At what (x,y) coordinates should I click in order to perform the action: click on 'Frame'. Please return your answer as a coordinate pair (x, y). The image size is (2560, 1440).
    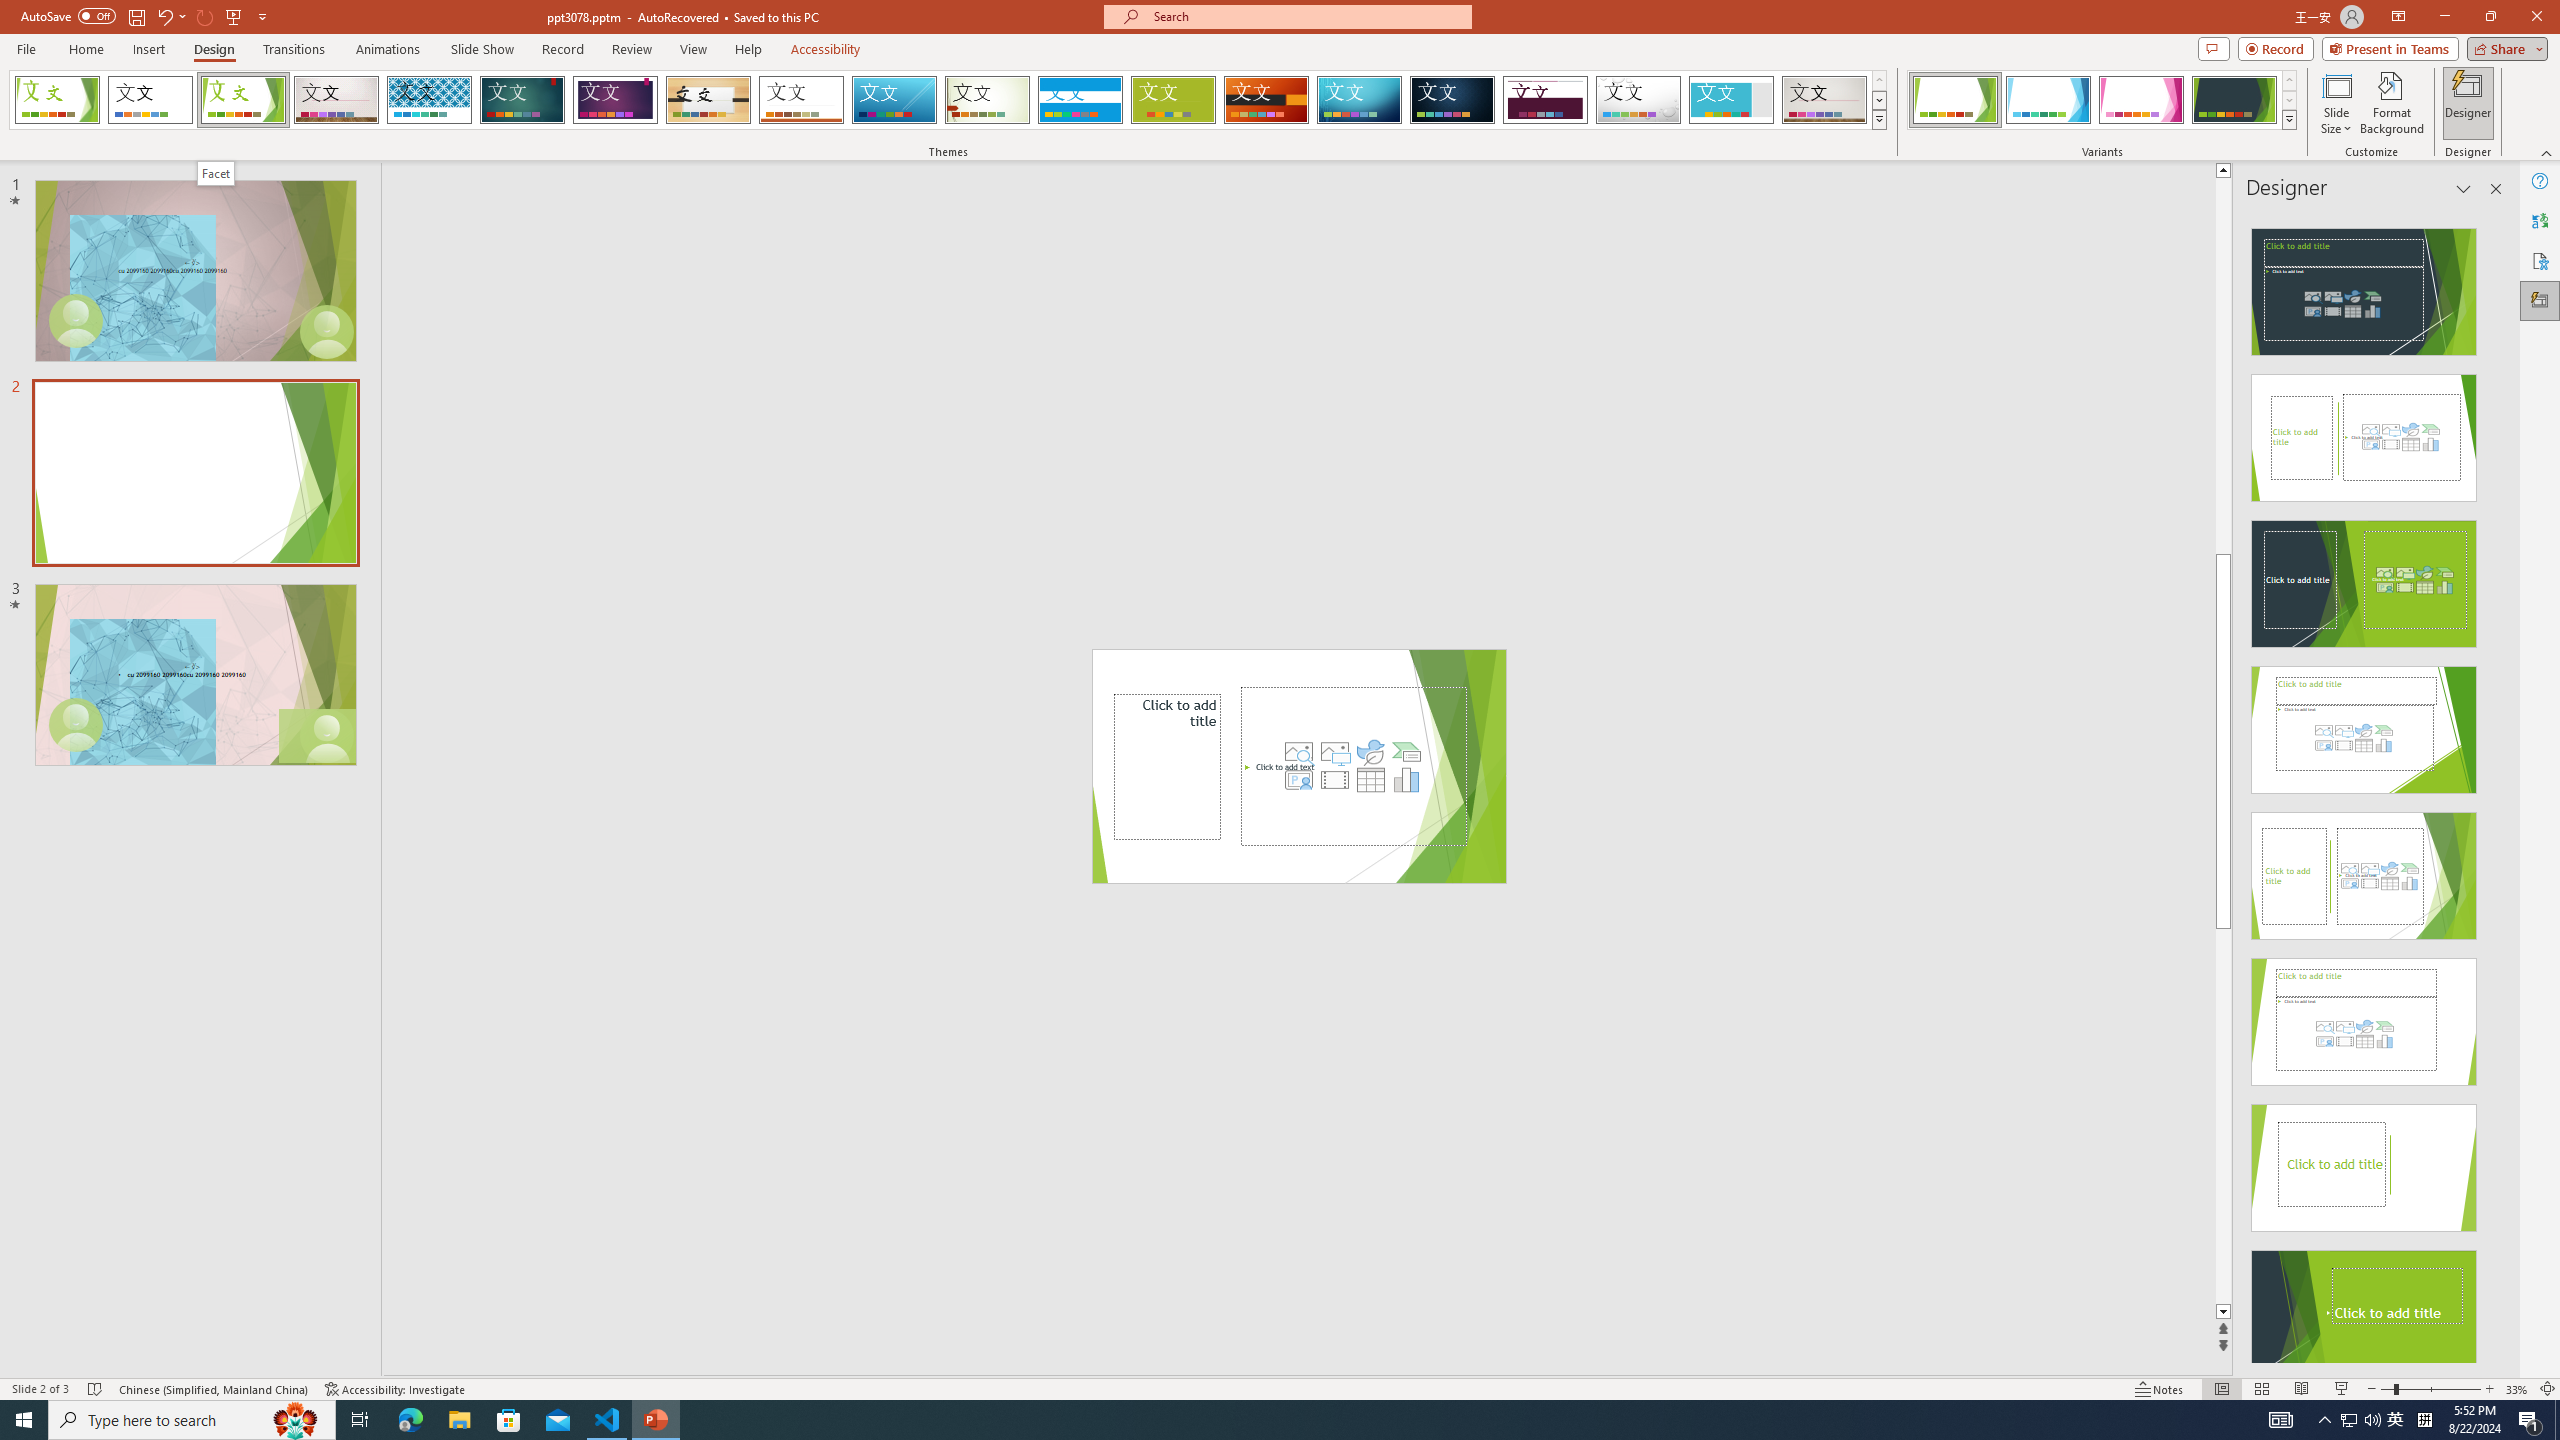
    Looking at the image, I should click on (1731, 99).